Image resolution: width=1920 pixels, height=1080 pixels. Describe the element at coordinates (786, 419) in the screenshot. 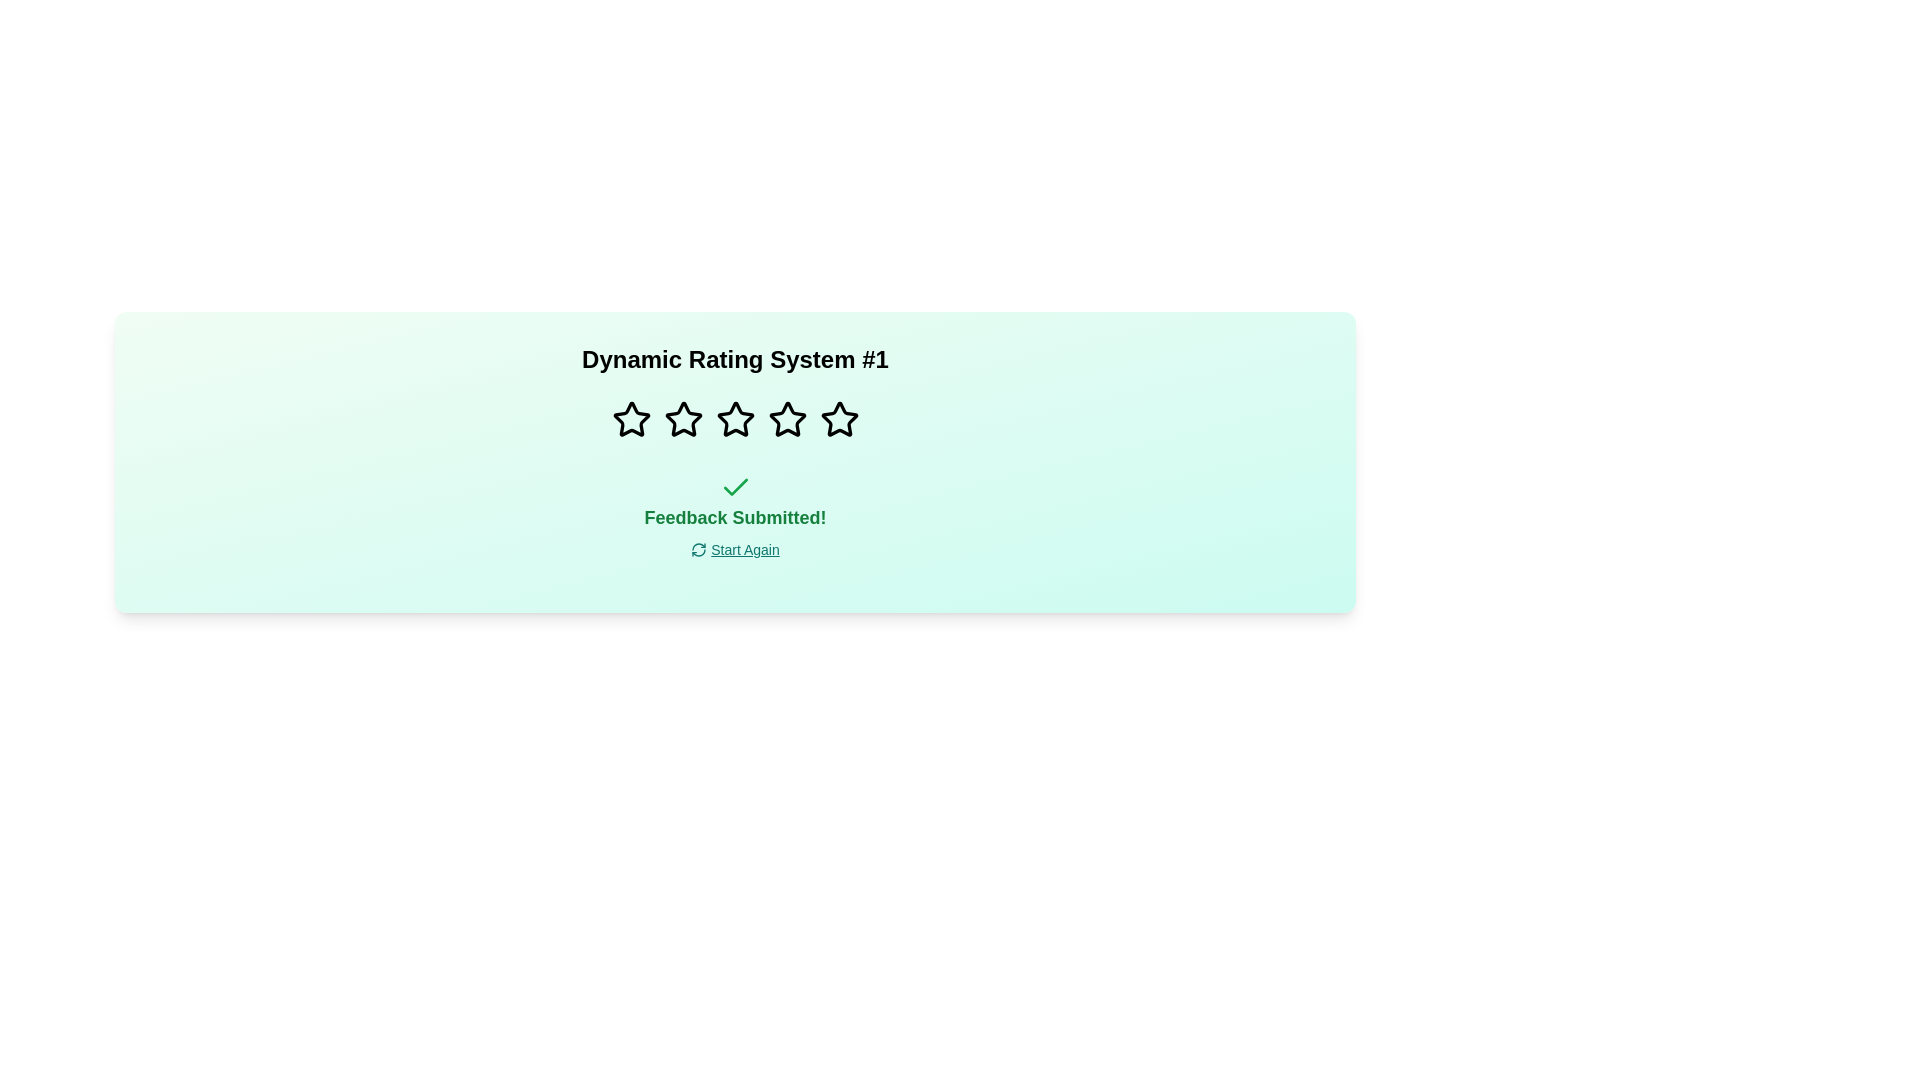

I see `the fourth star in the rating system` at that location.